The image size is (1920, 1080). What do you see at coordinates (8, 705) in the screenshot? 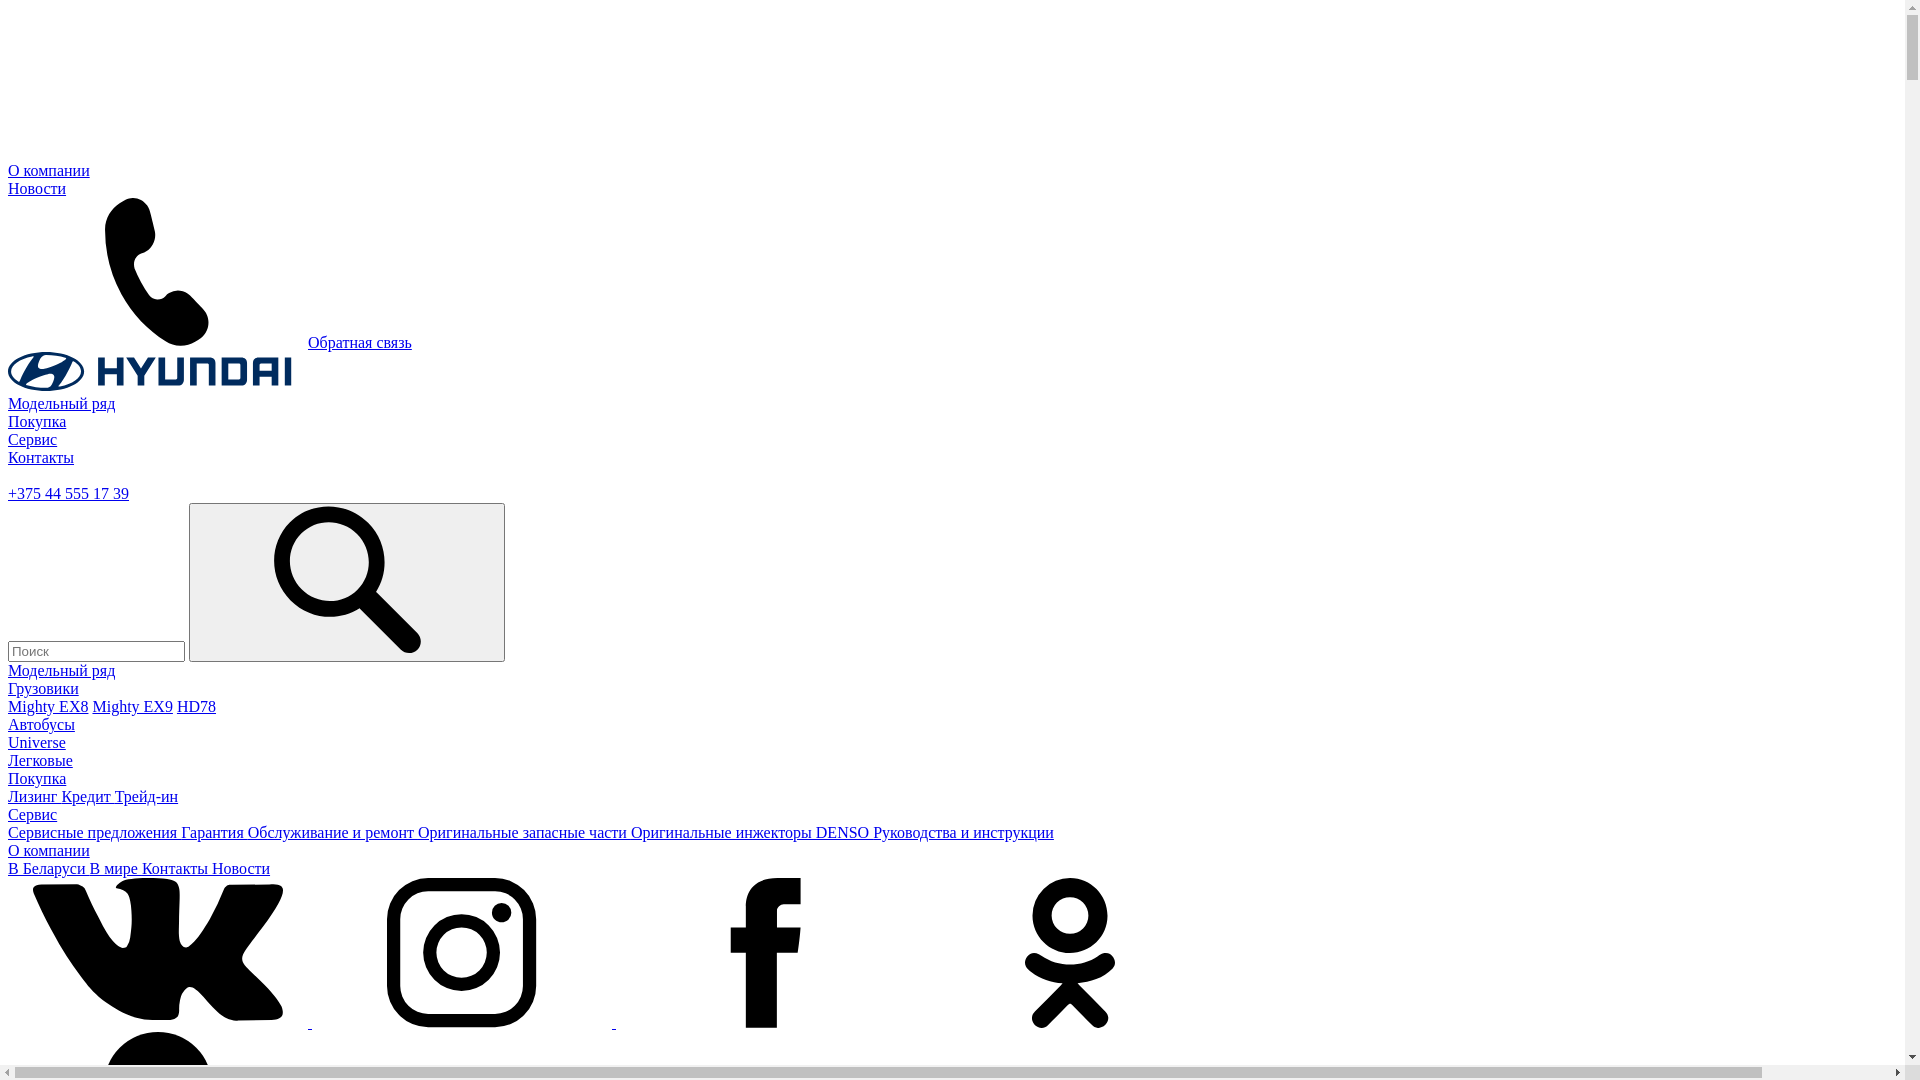
I see `'Mighty EX8'` at bounding box center [8, 705].